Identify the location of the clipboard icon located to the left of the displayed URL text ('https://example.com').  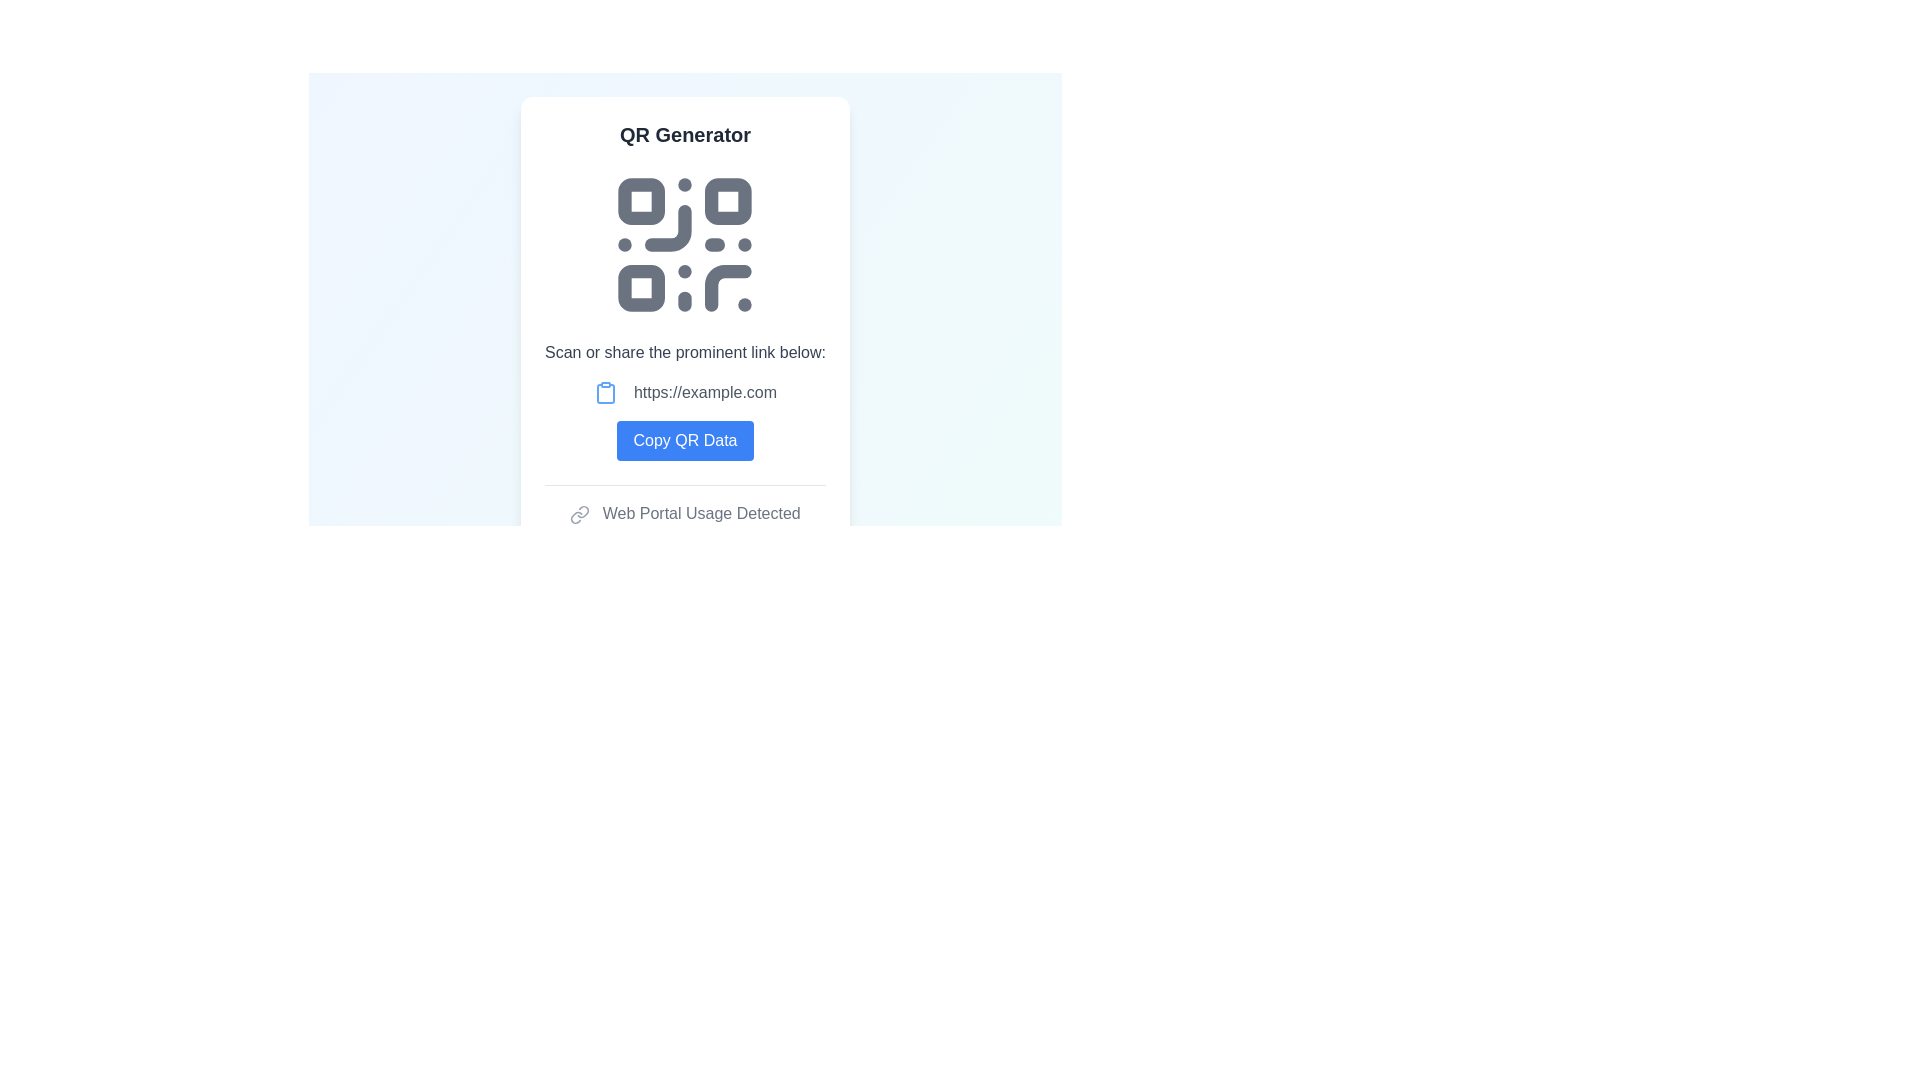
(604, 393).